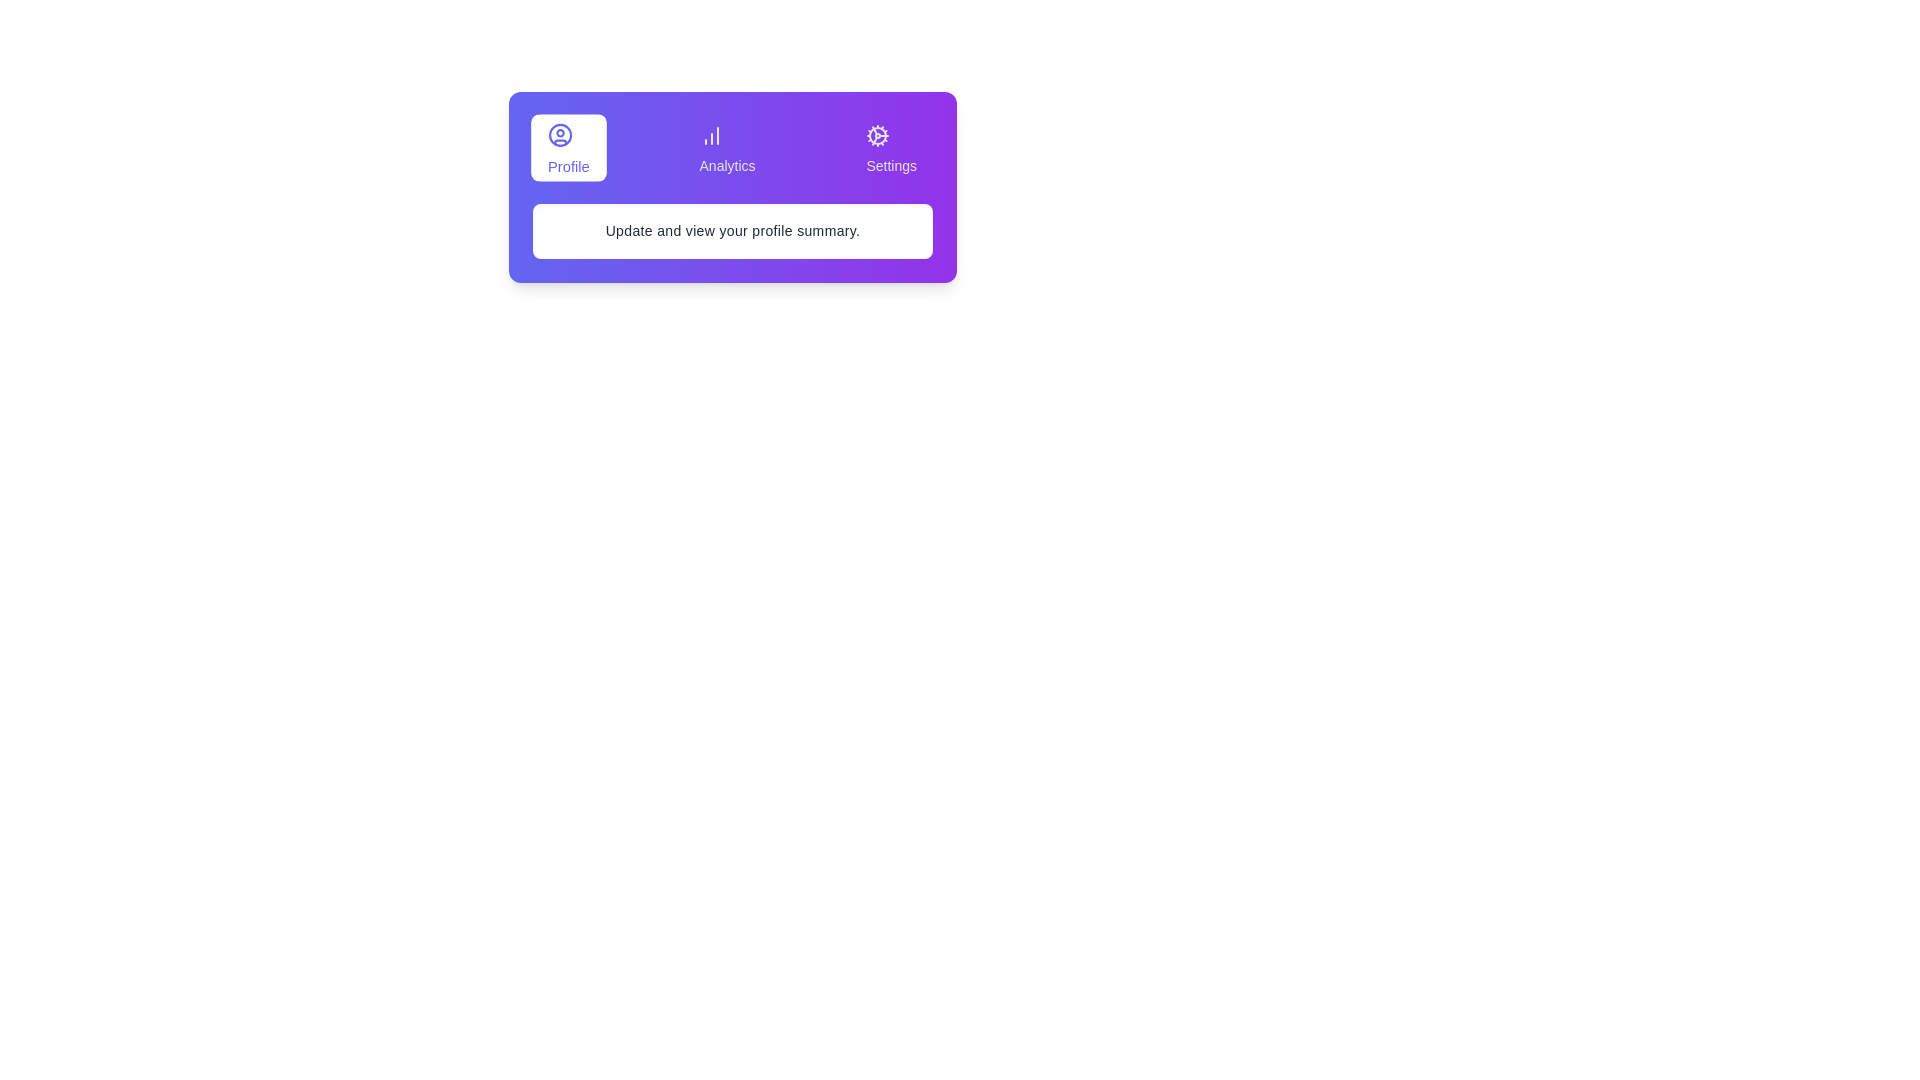  What do you see at coordinates (726, 146) in the screenshot?
I see `the Analytics tab to view its content` at bounding box center [726, 146].